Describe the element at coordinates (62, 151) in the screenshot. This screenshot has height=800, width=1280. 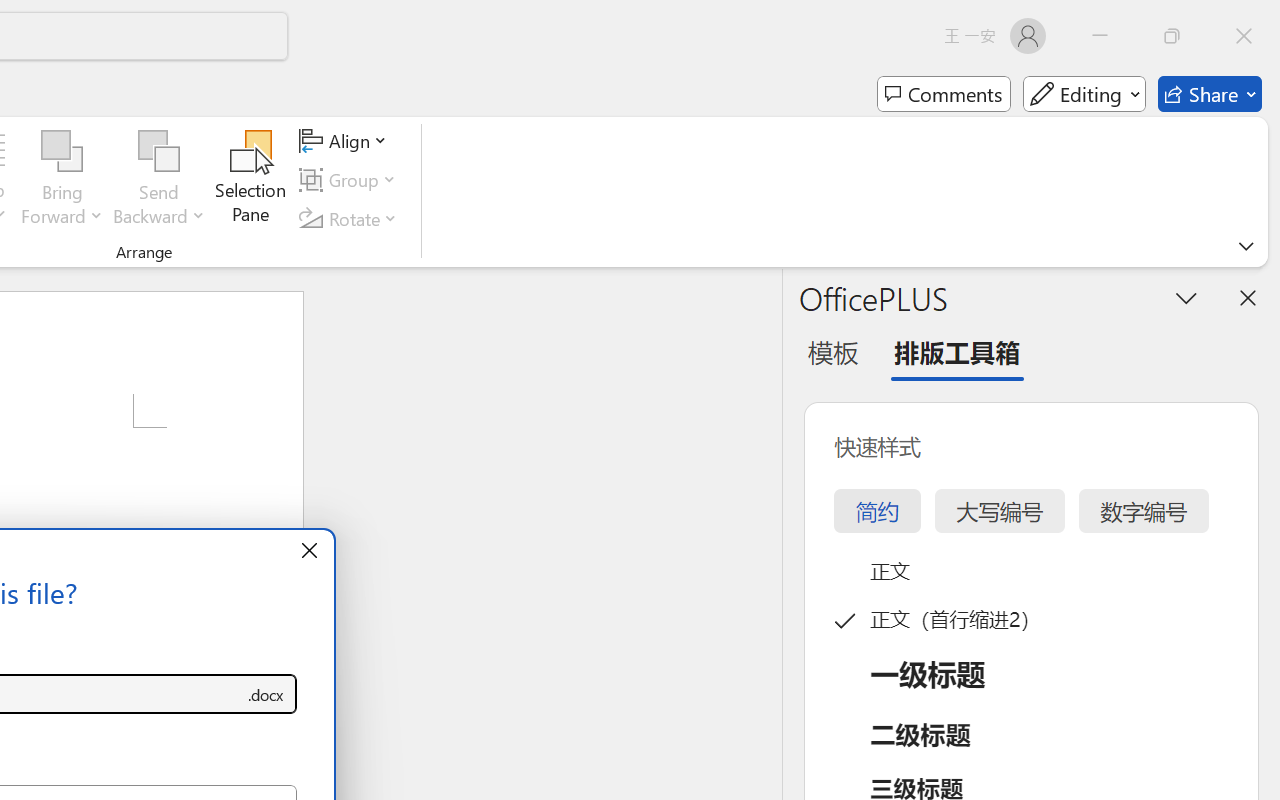
I see `'Bring Forward'` at that location.